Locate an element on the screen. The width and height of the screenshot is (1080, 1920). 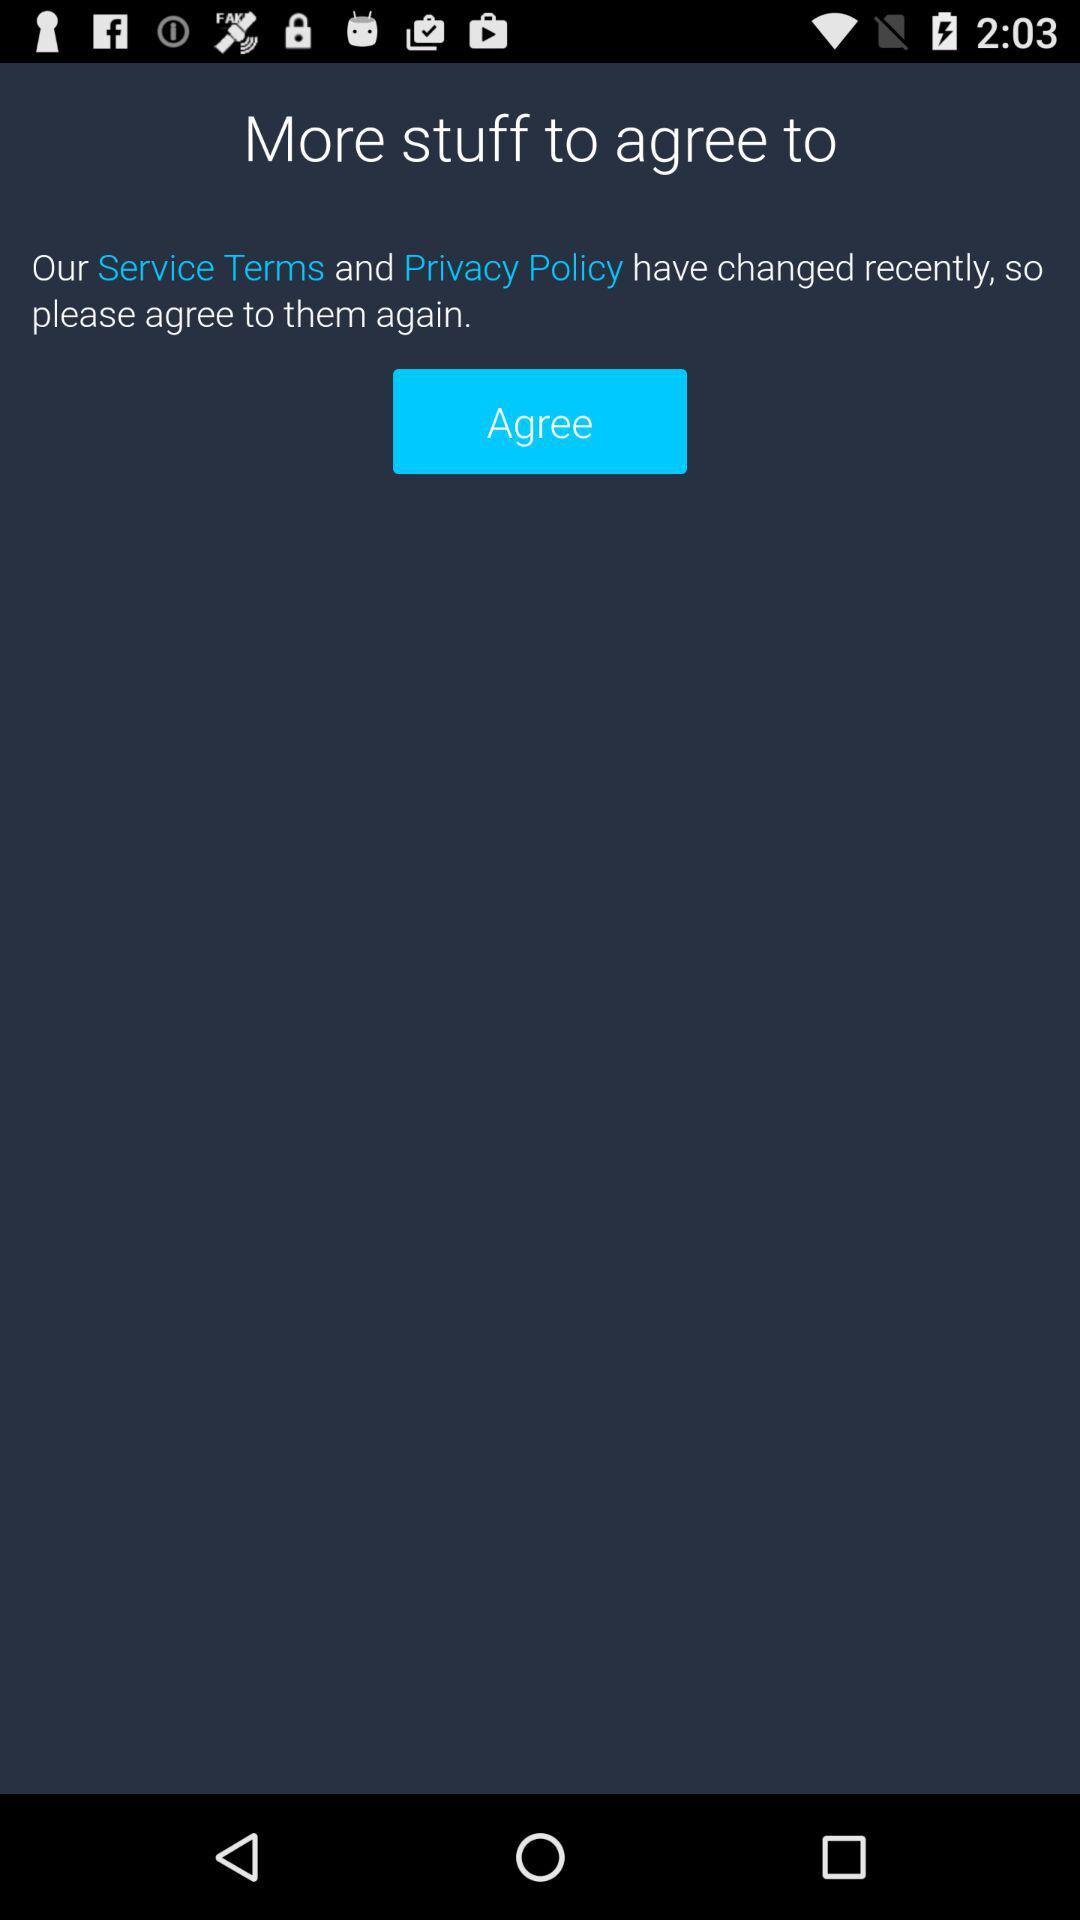
icon below more stuff to icon is located at coordinates (540, 288).